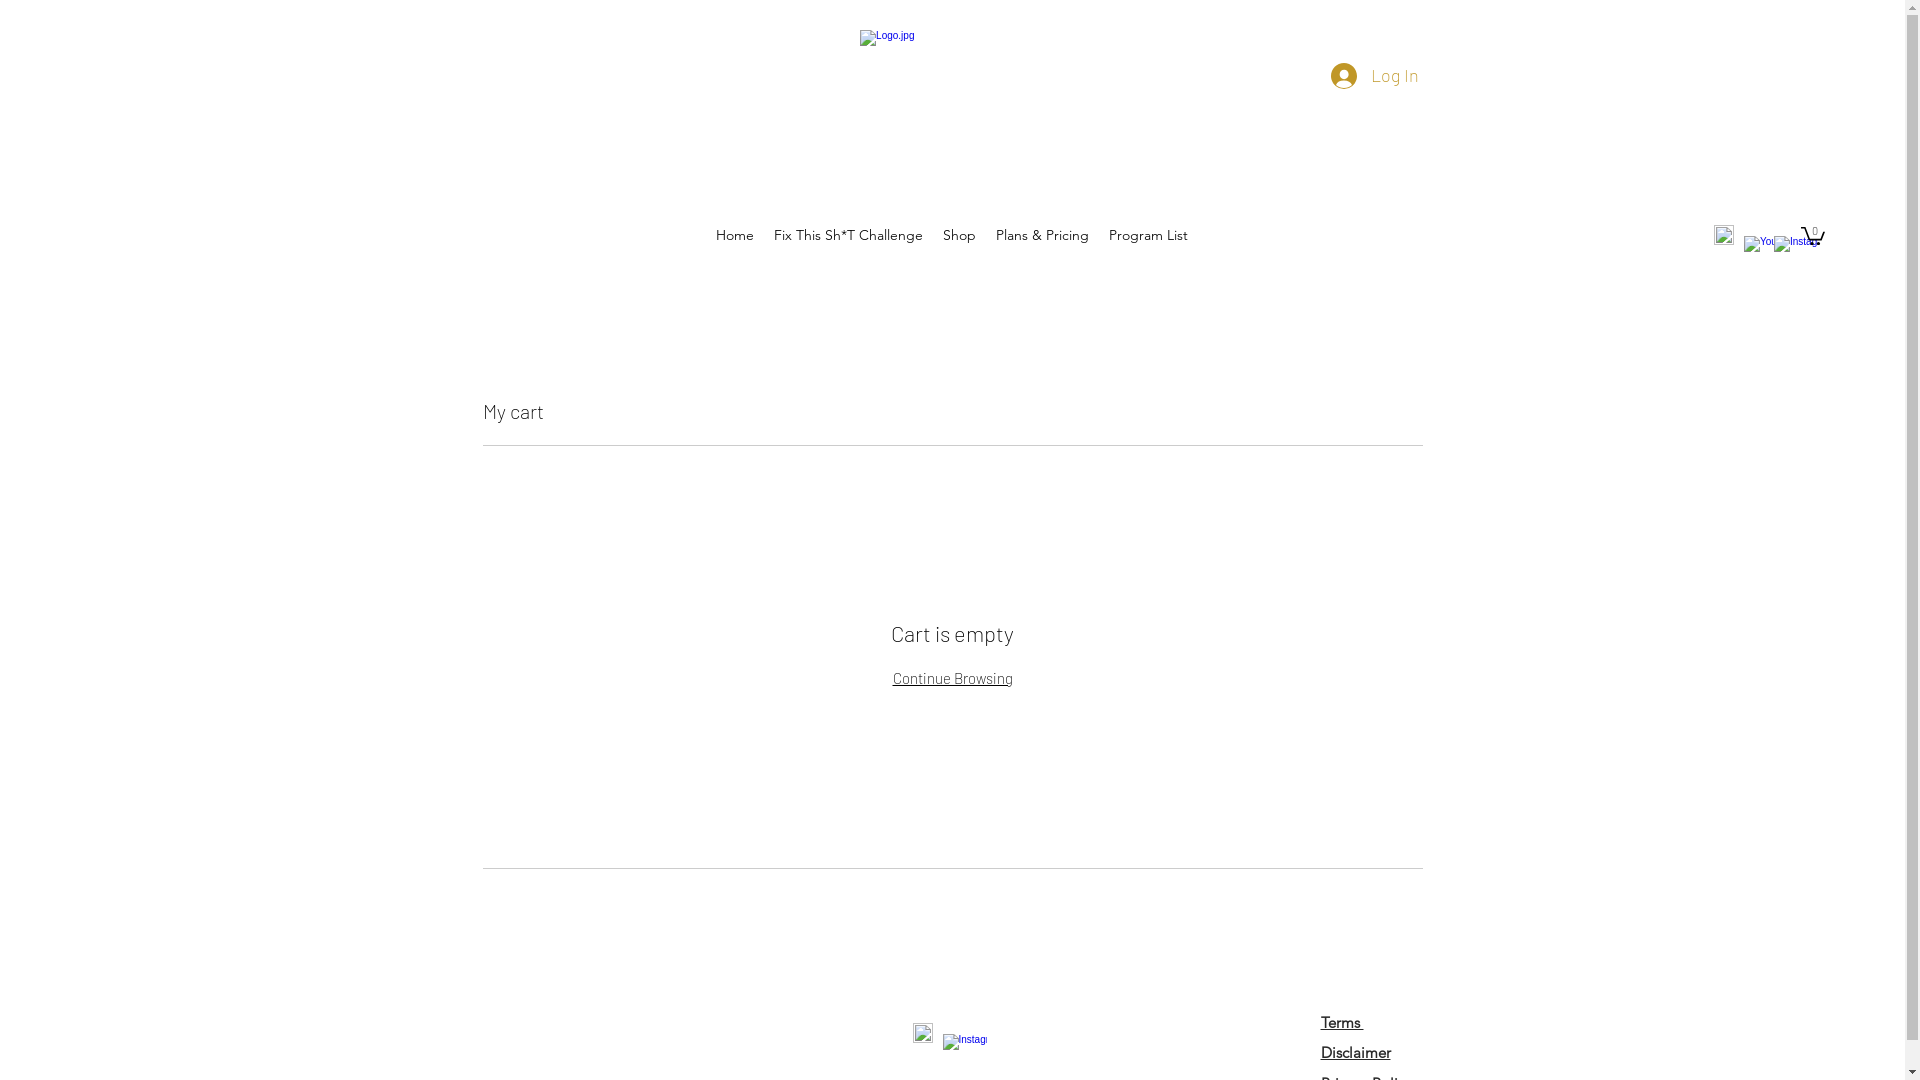 Image resolution: width=1920 pixels, height=1080 pixels. What do you see at coordinates (1354, 1051) in the screenshot?
I see `'Disclaimer'` at bounding box center [1354, 1051].